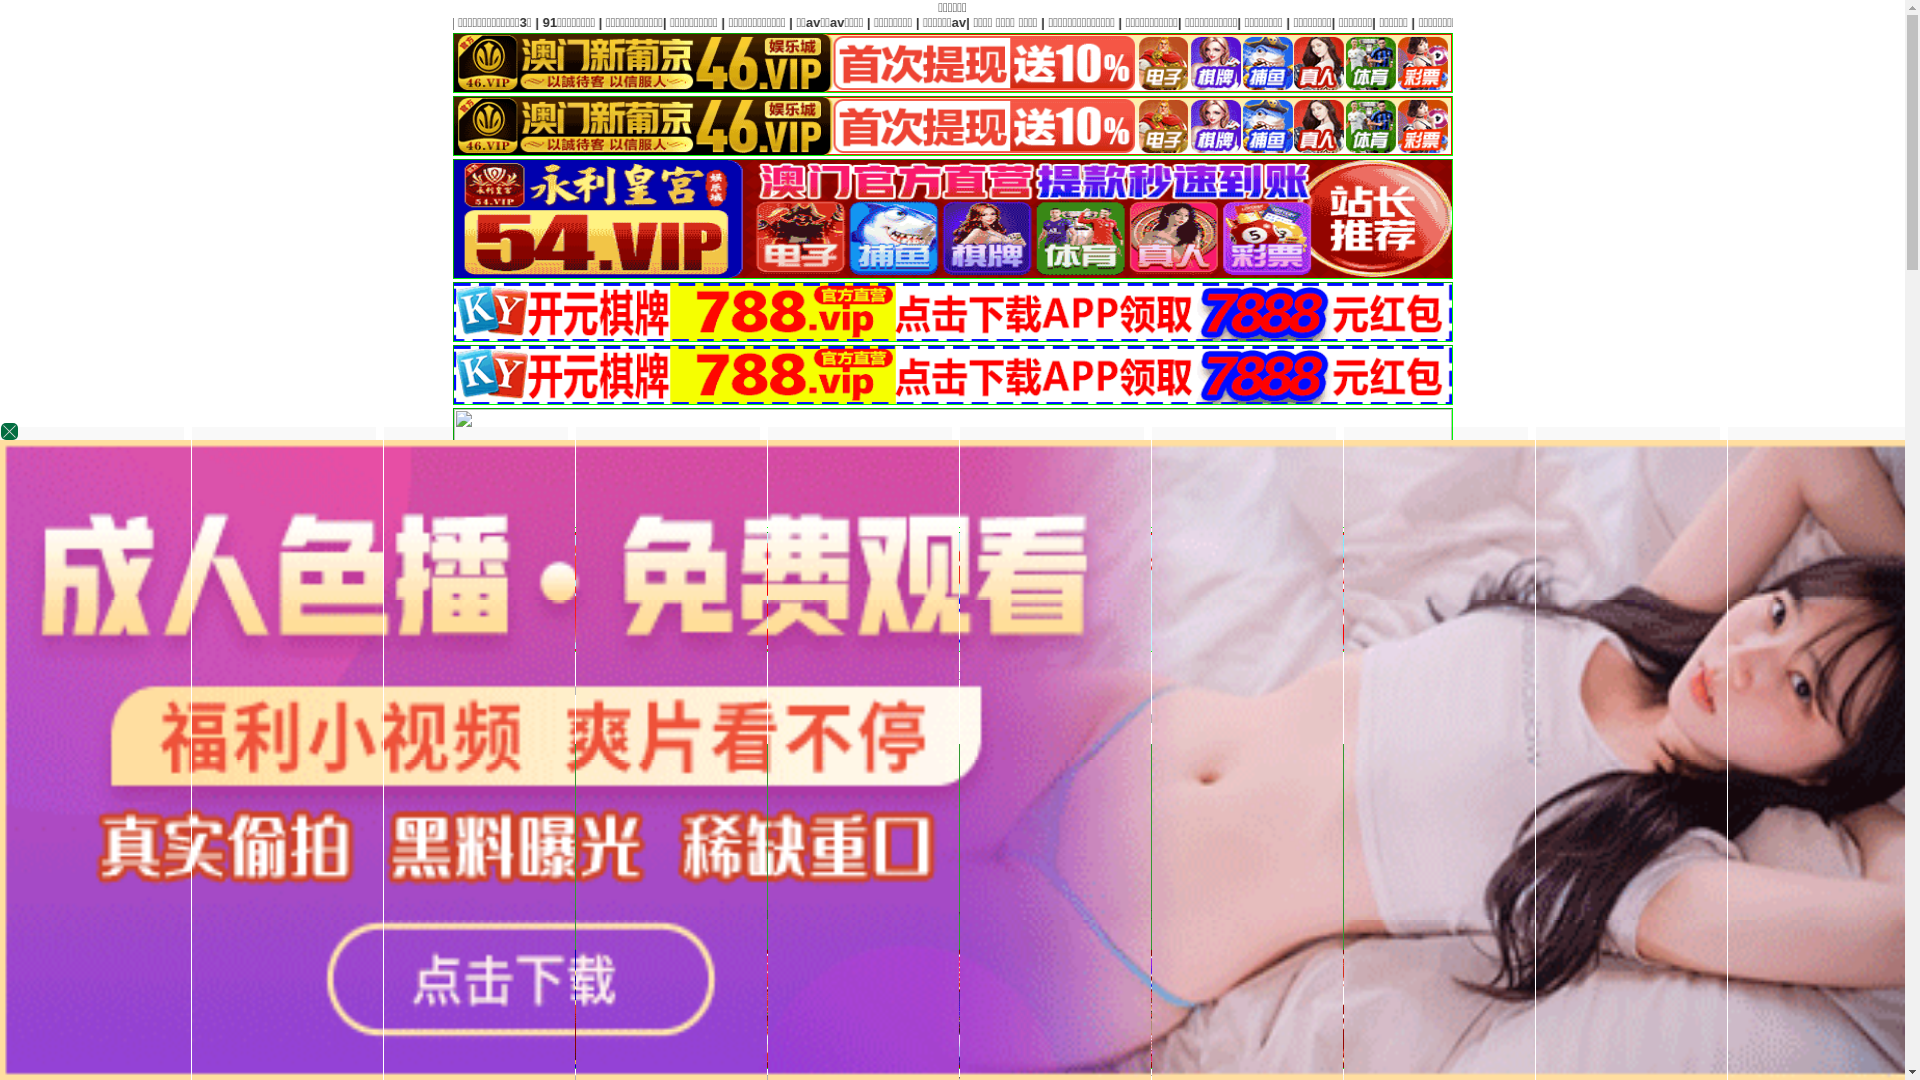 The width and height of the screenshot is (1920, 1080). Describe the element at coordinates (1350, 22) in the screenshot. I see `'|'` at that location.